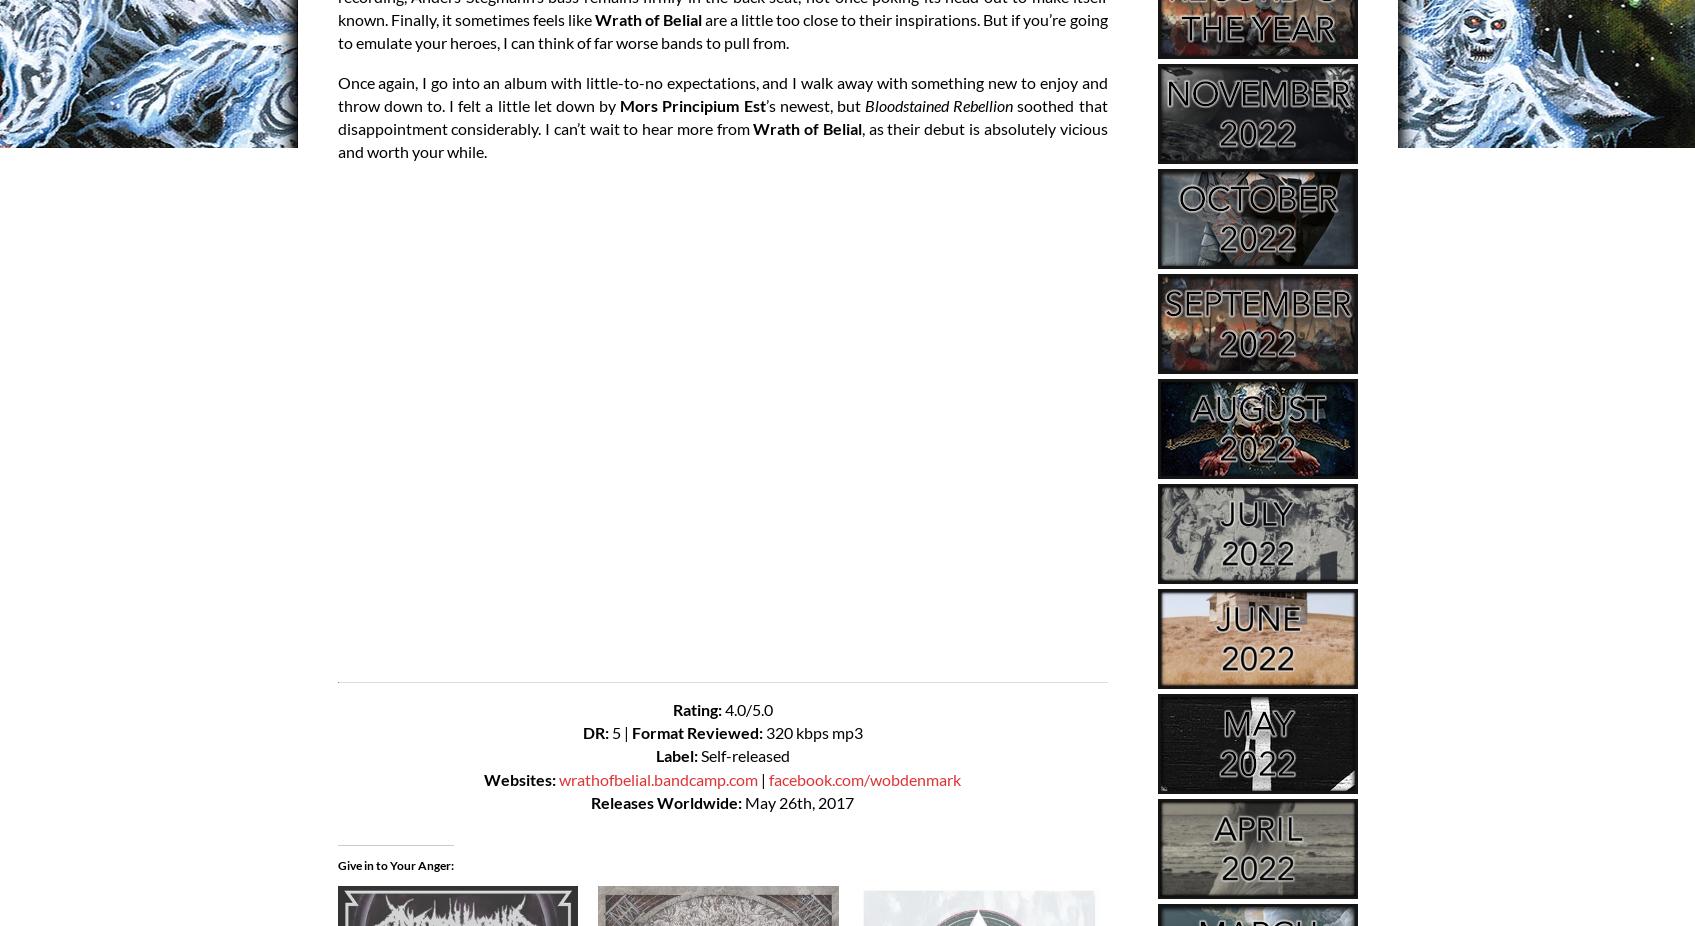 The image size is (1695, 926). What do you see at coordinates (675, 755) in the screenshot?
I see `'Label:'` at bounding box center [675, 755].